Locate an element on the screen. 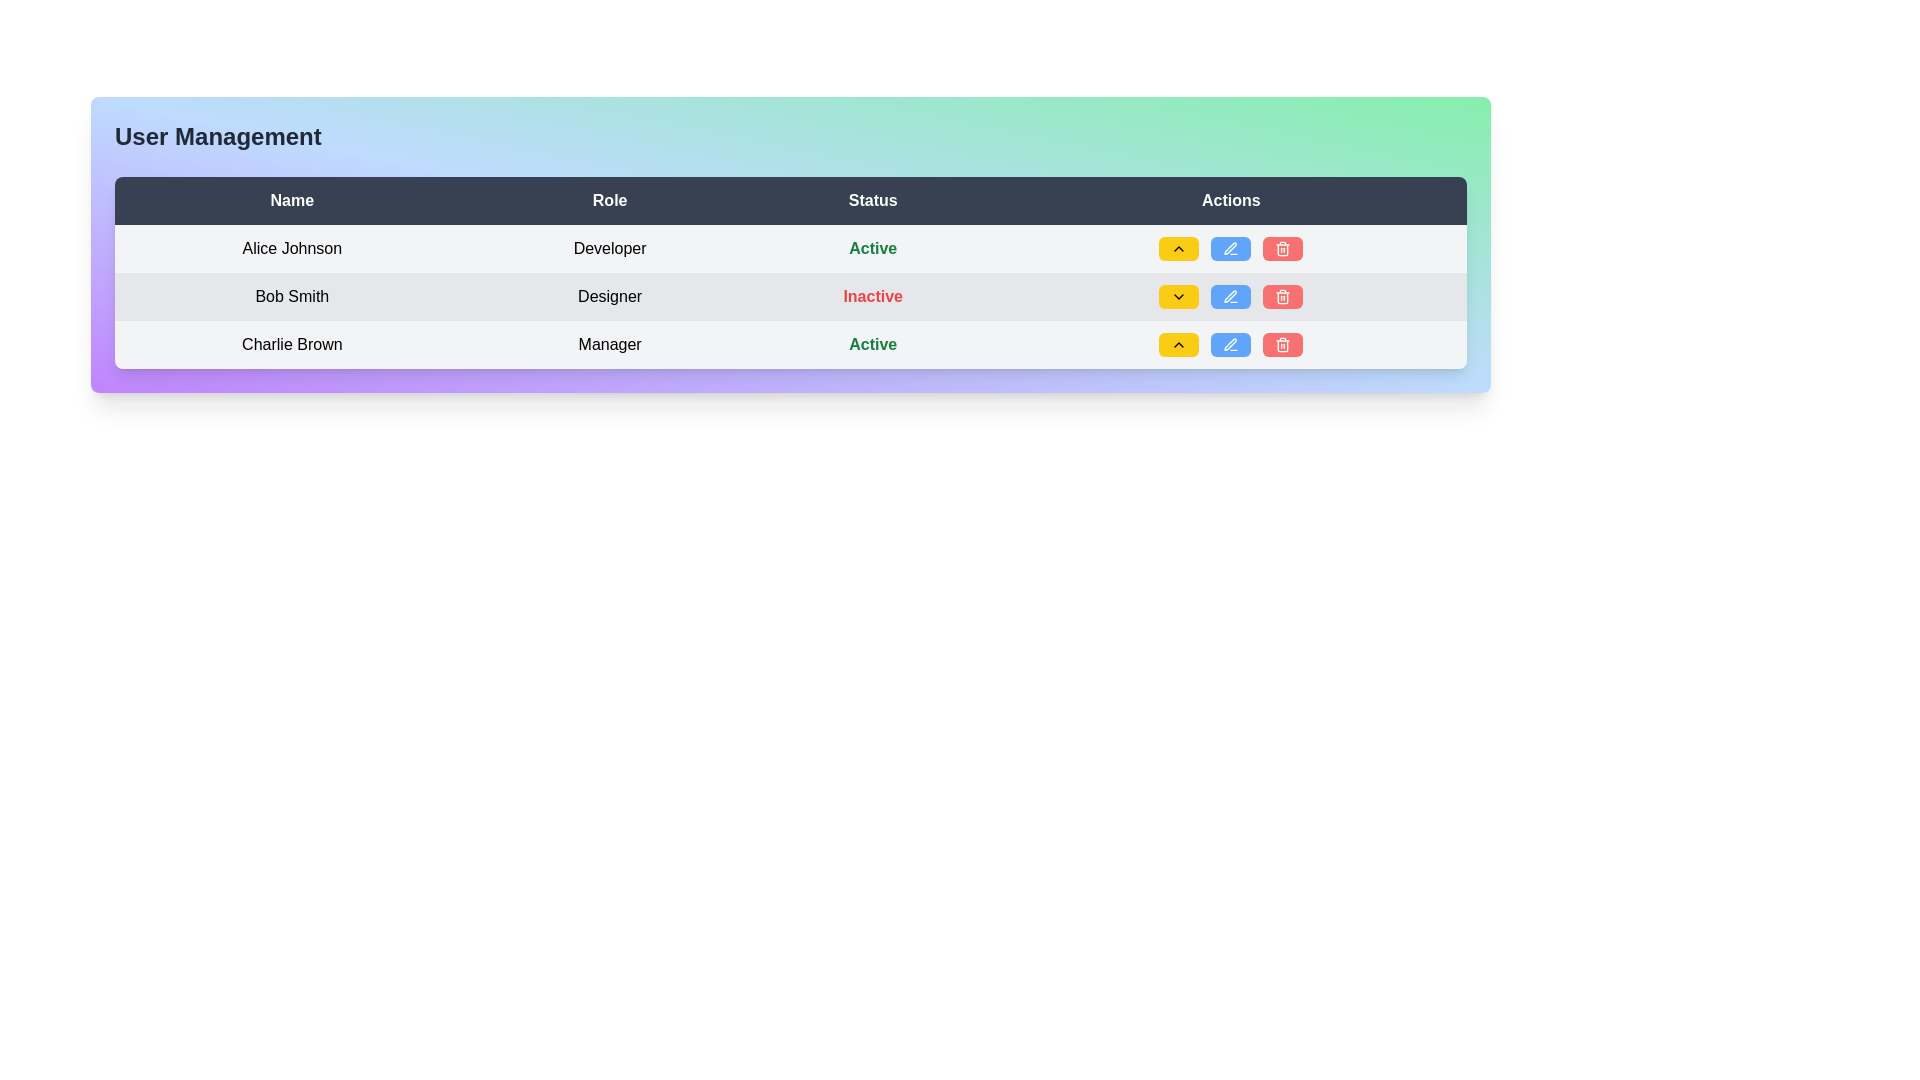  the Text Label that serves as the name label for a specific user in the first row of the table under the 'Name' column is located at coordinates (291, 248).